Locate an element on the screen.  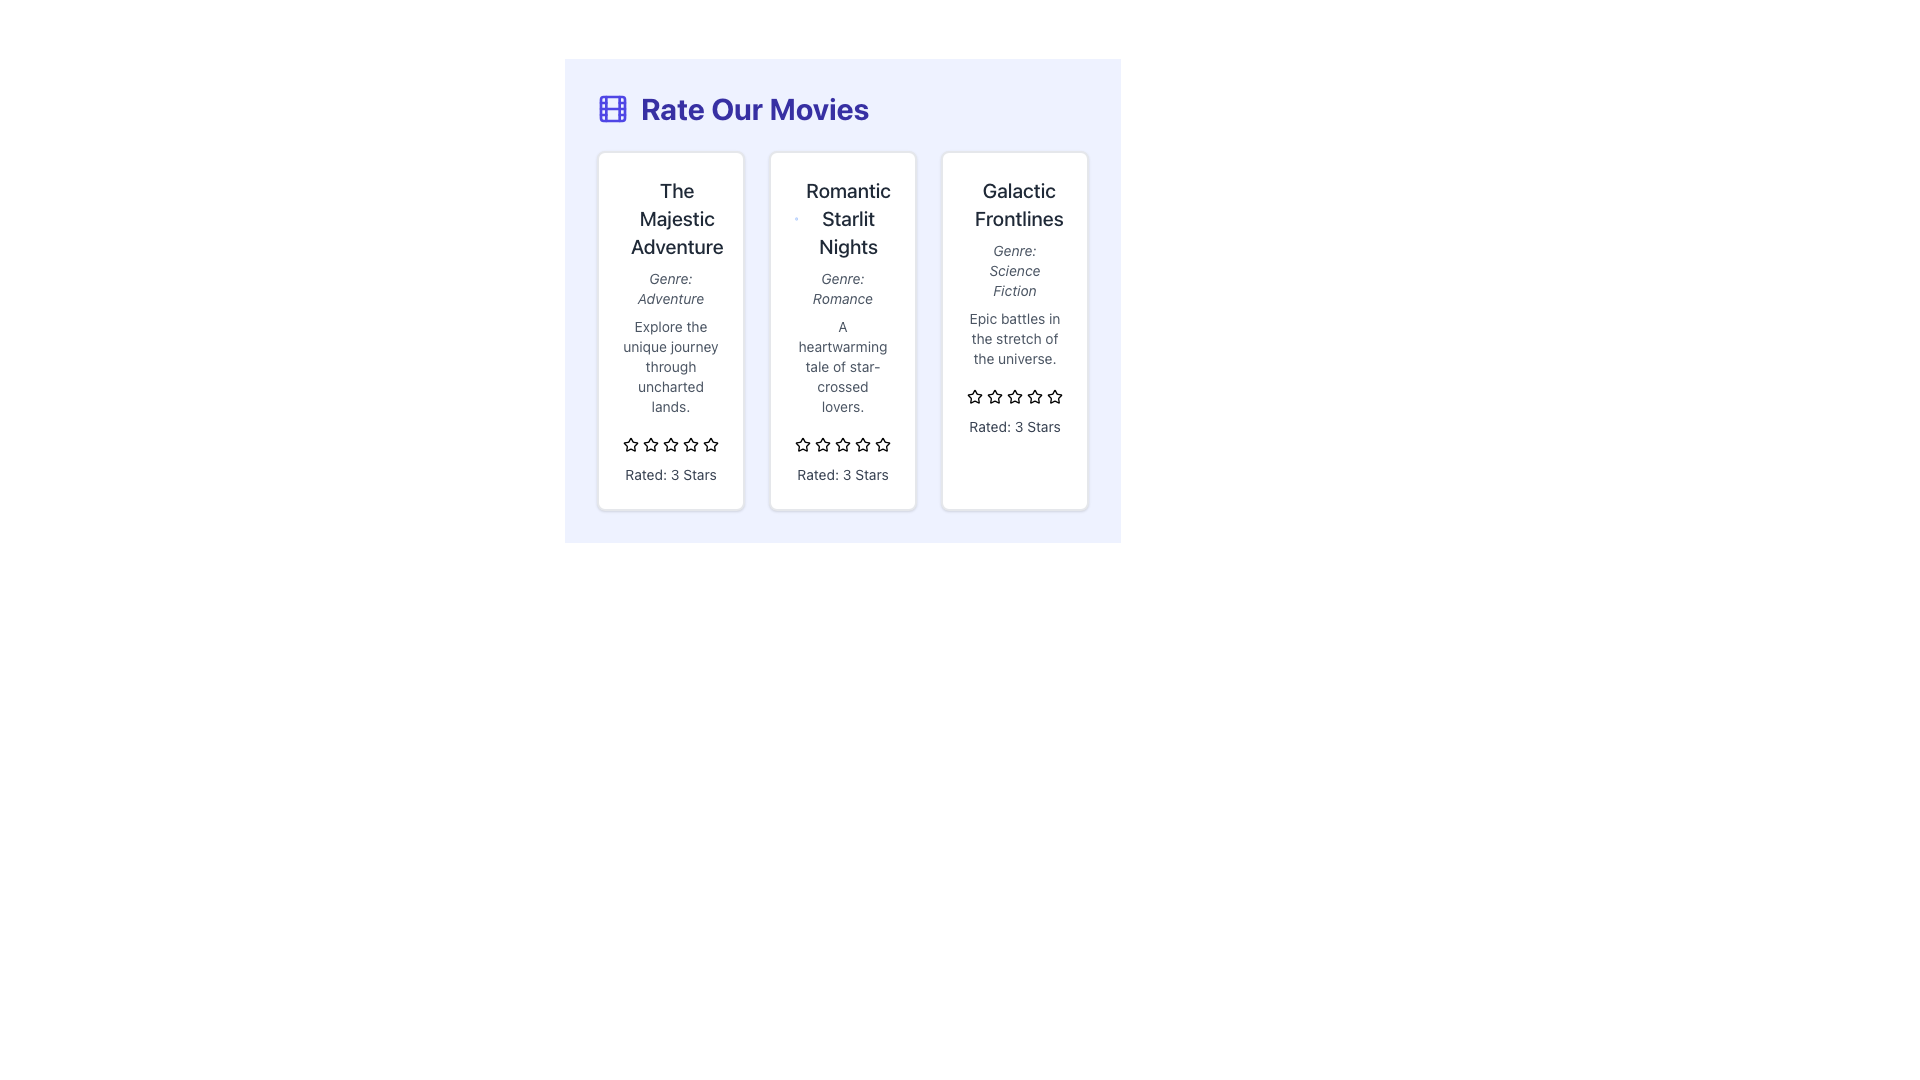
the 'Rated: 3 Stars' text label located at the bottom of the 'Romantic Starlit Nights' card is located at coordinates (843, 474).